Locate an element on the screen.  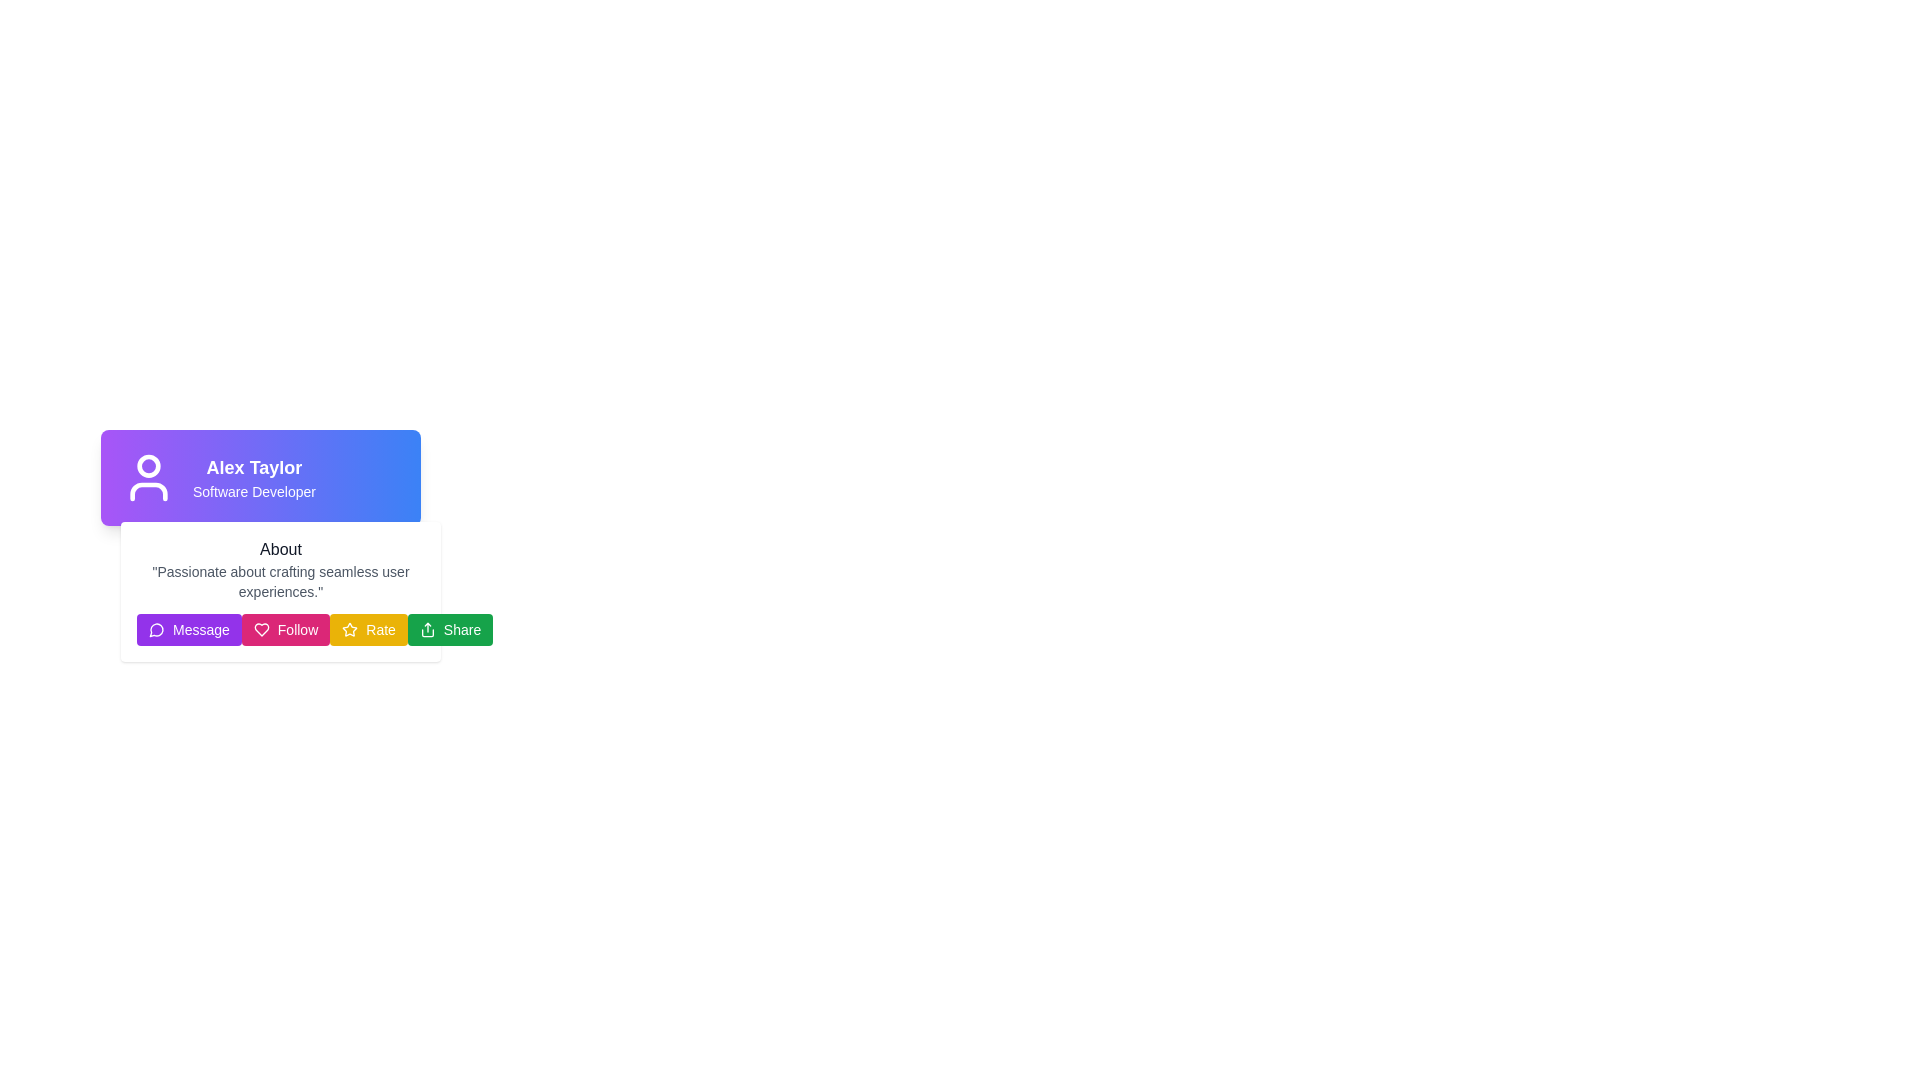
text label indicating the profession or role of the person, which is located directly below the 'Alex Taylor' label within the gradient back panel is located at coordinates (253, 492).